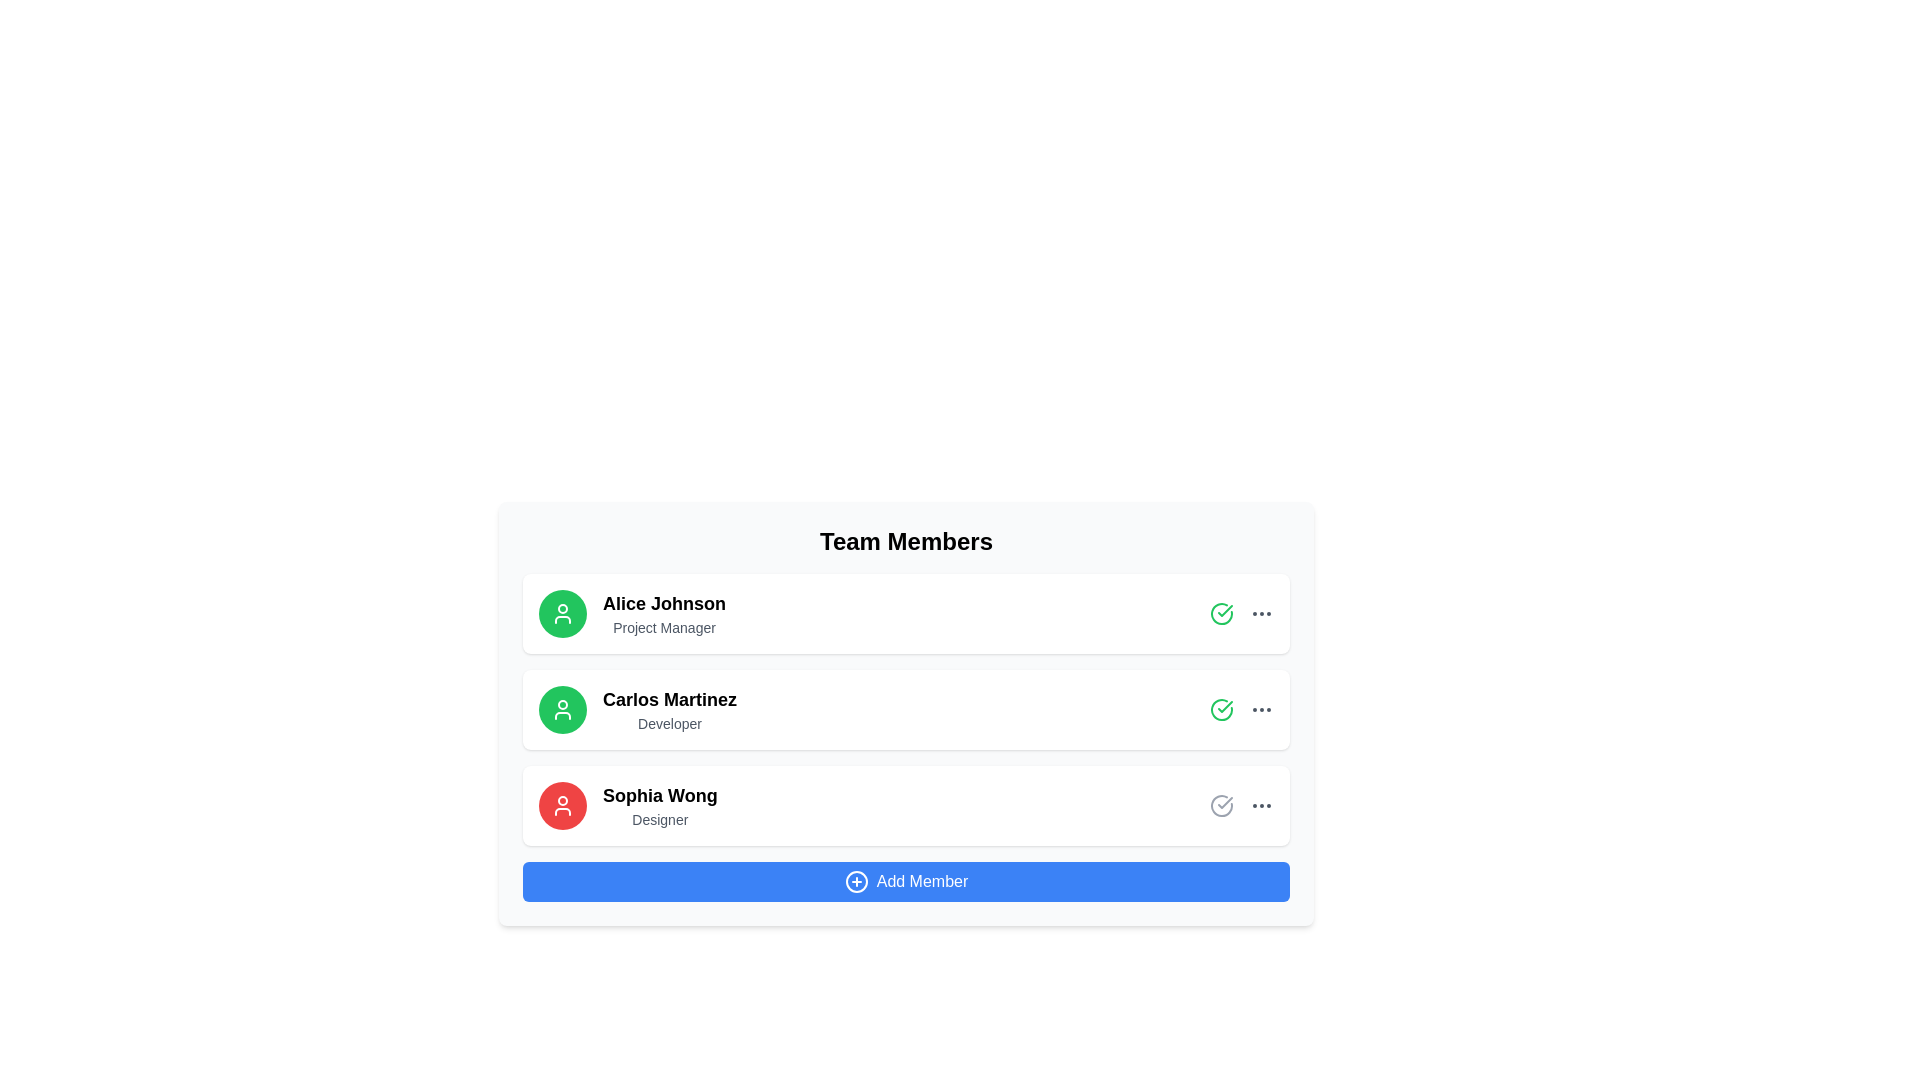  Describe the element at coordinates (1221, 612) in the screenshot. I see `the success indicator icon associated with the team member 'Carlos Martinez', located in the middle of the second row of team members` at that location.